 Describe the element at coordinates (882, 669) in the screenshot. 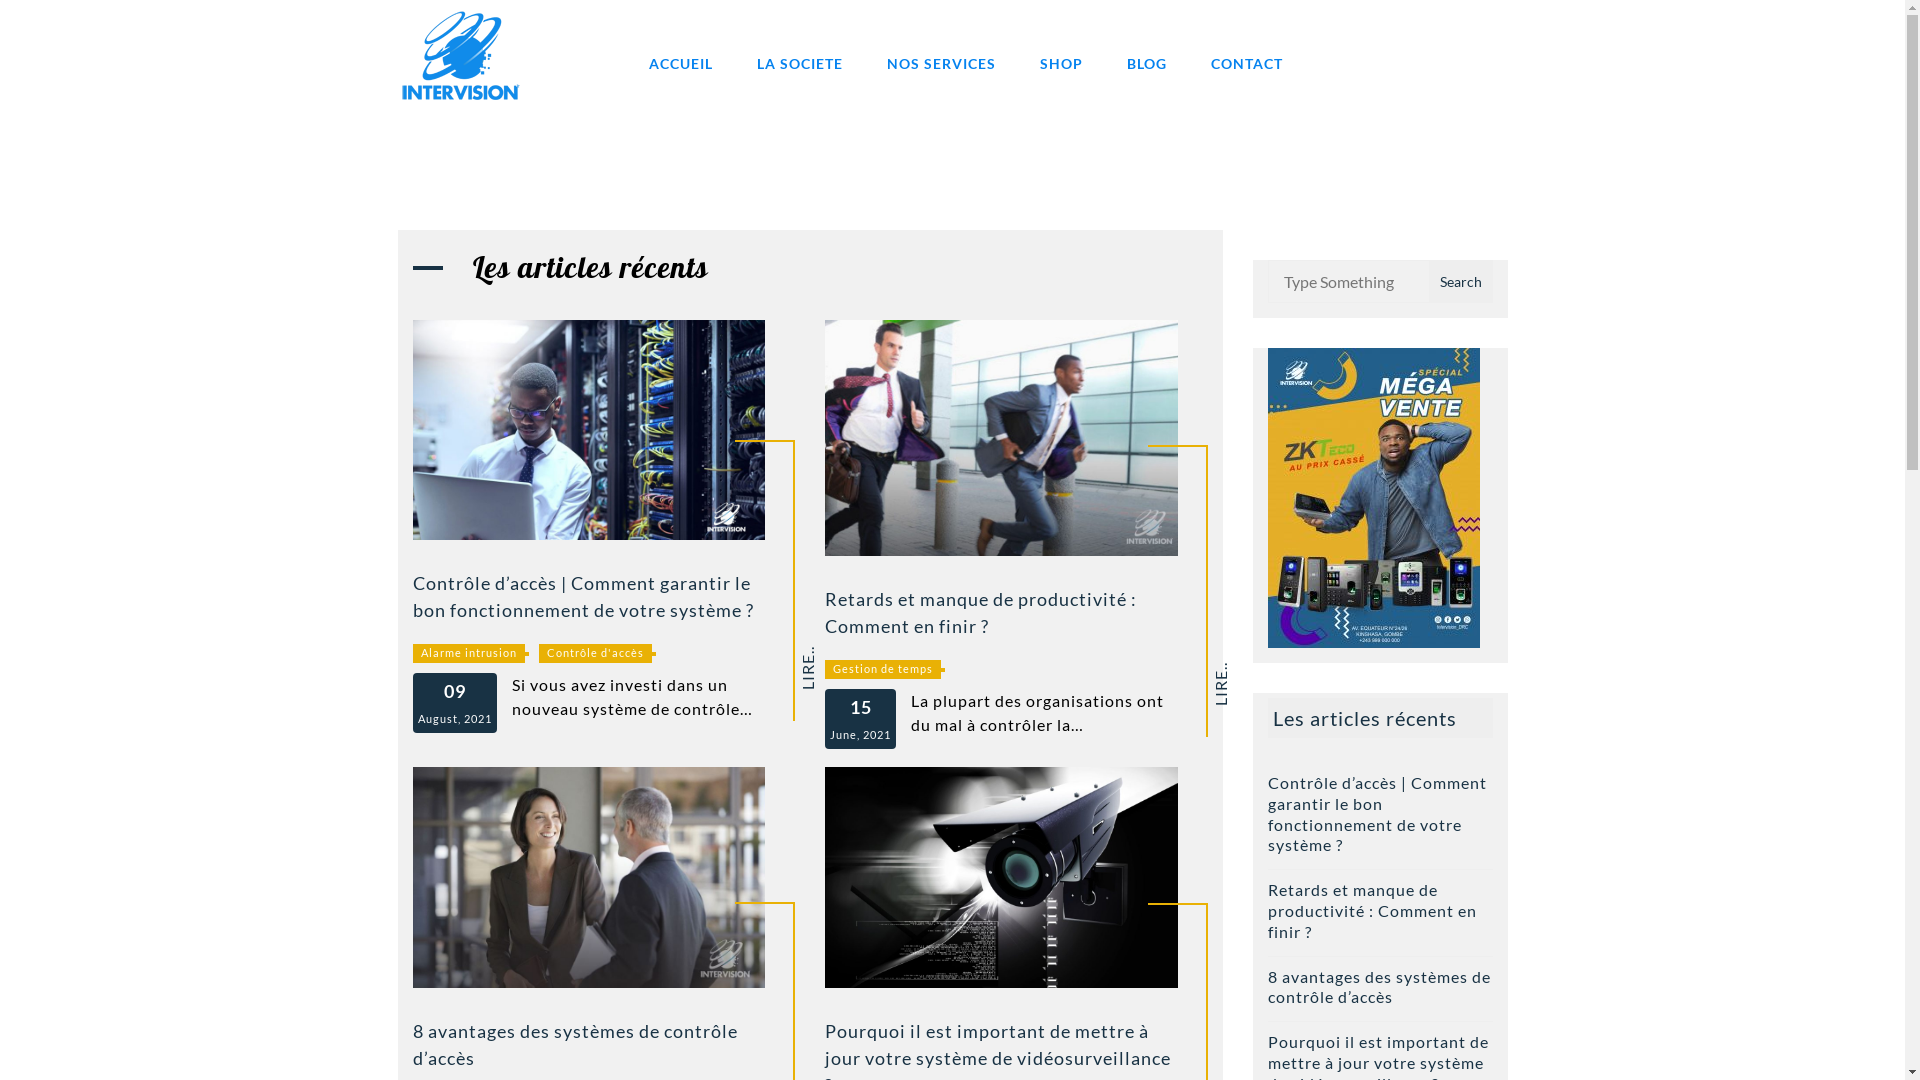

I see `'Gestion de temps'` at that location.